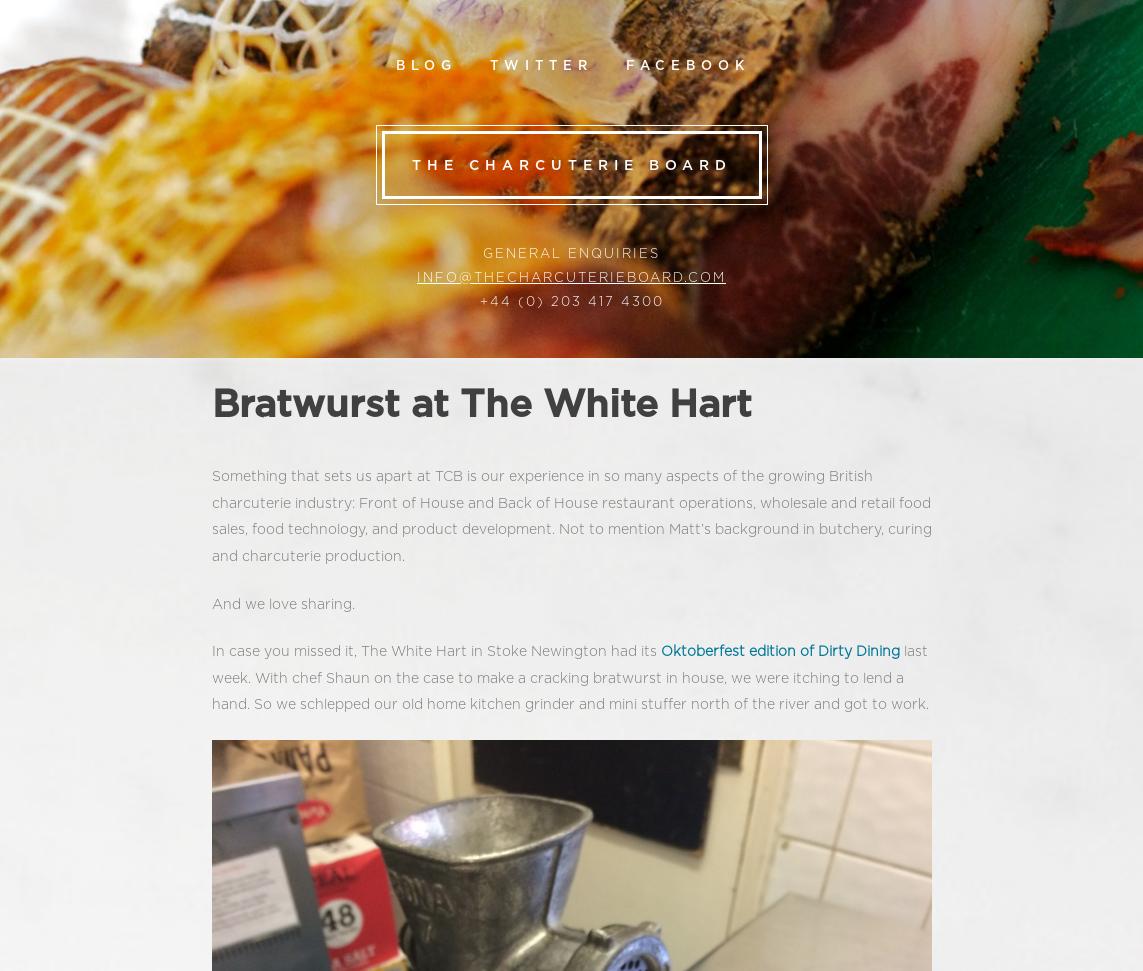 The width and height of the screenshot is (1143, 971). What do you see at coordinates (282, 602) in the screenshot?
I see `'And we love sharing.'` at bounding box center [282, 602].